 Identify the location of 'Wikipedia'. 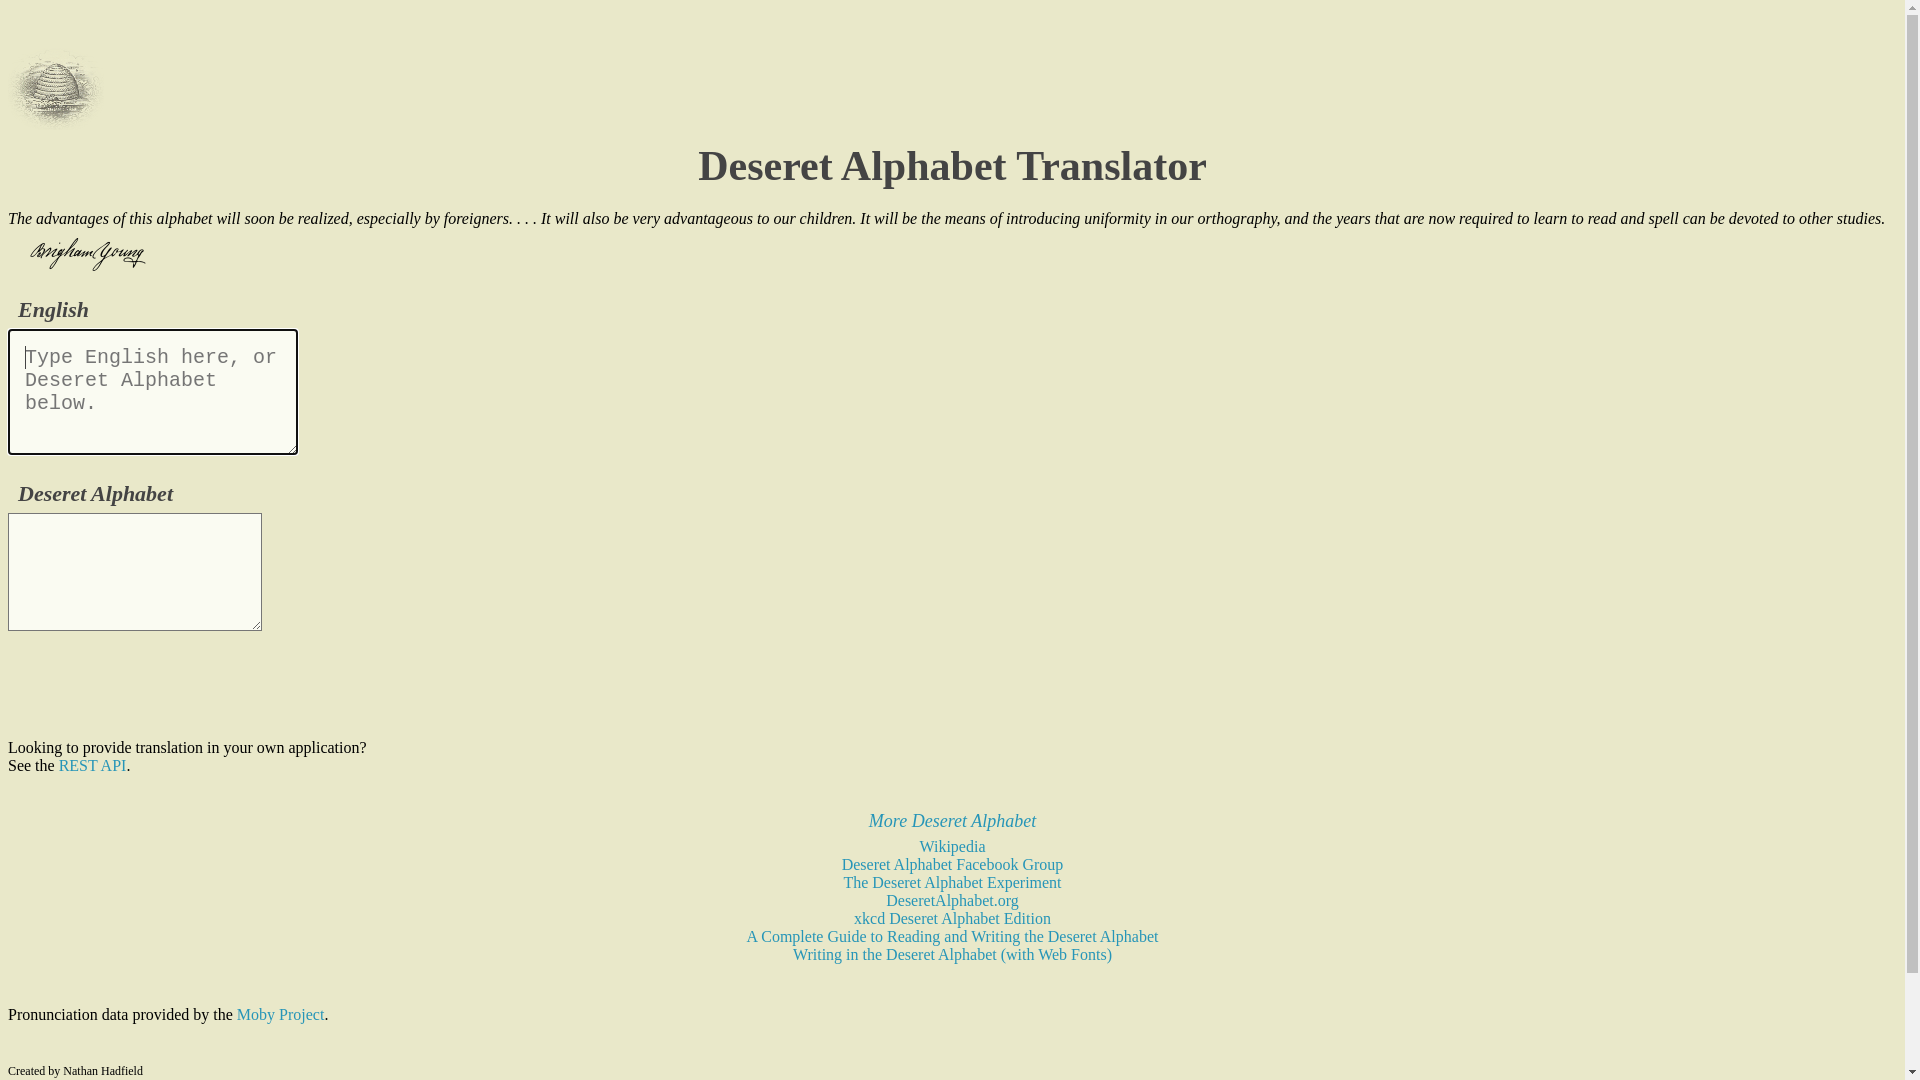
(952, 846).